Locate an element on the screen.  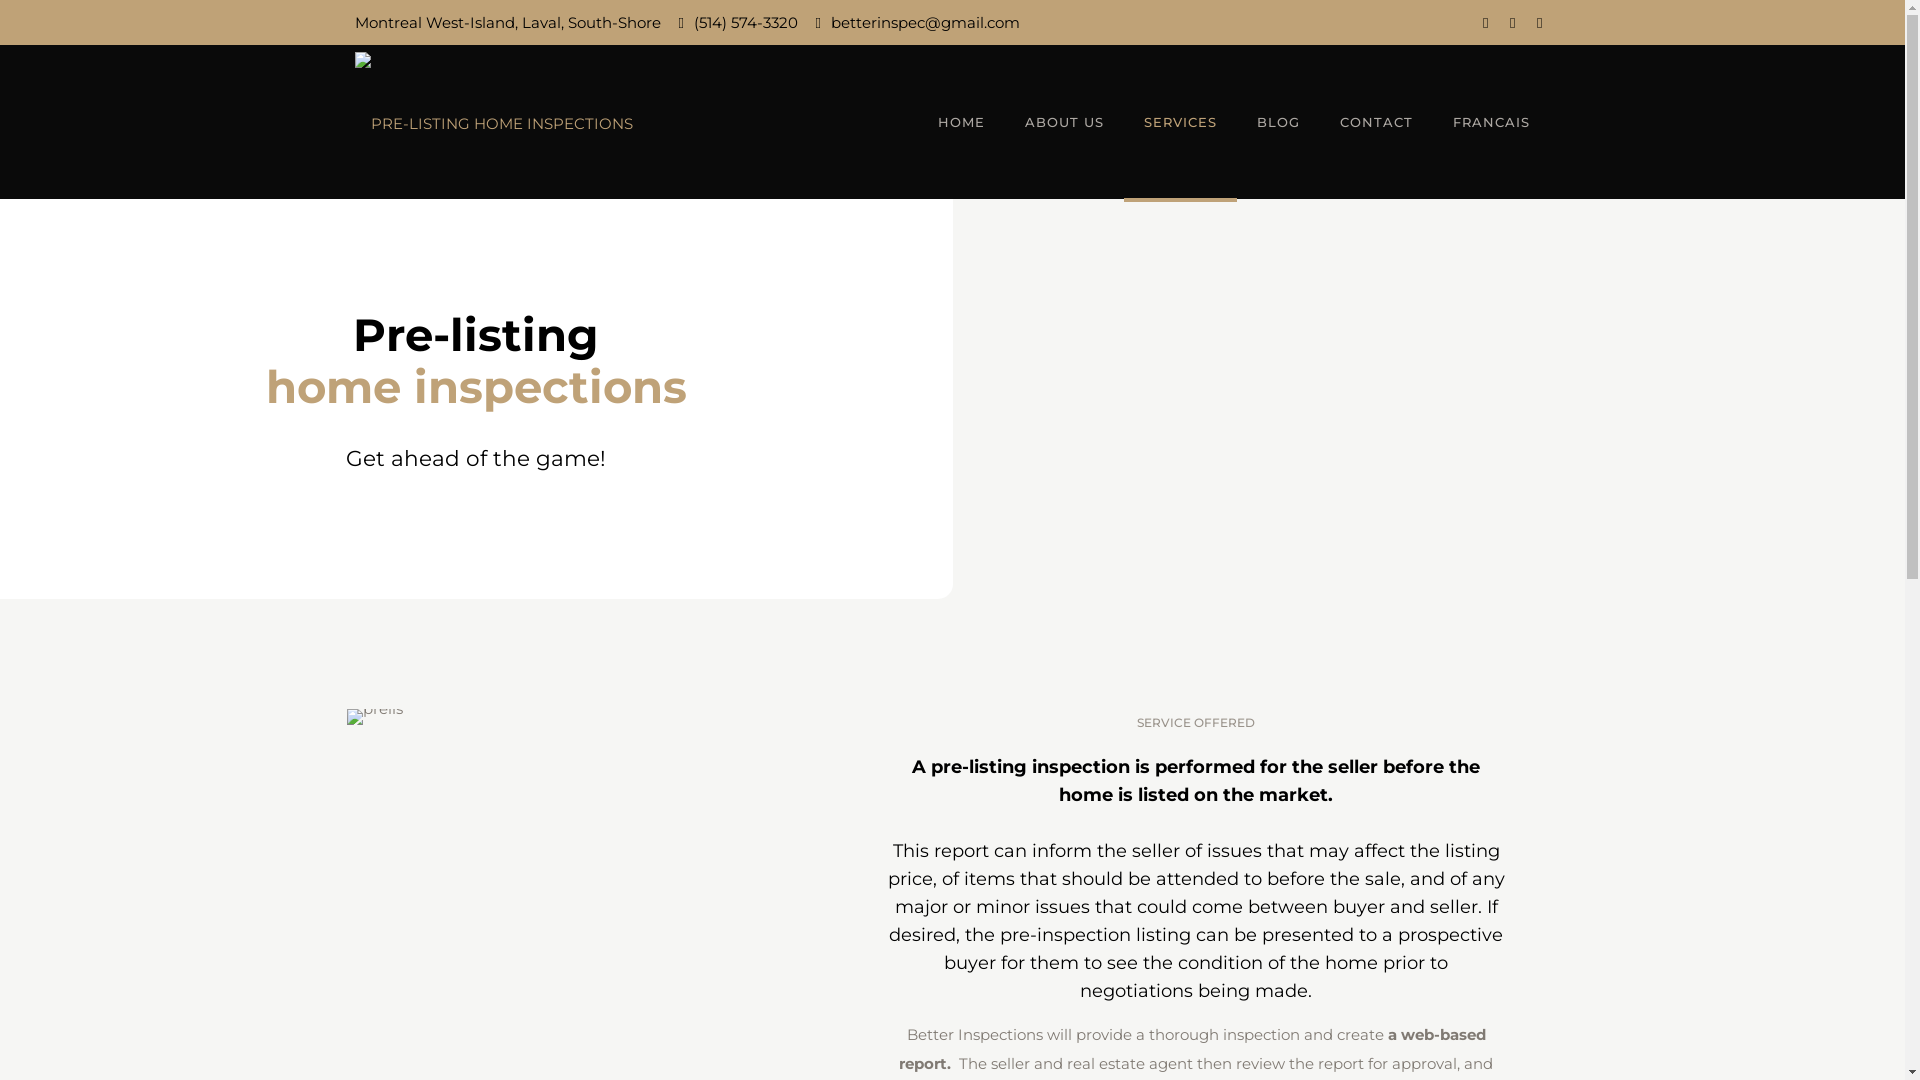
'BLOG' is located at coordinates (1277, 121).